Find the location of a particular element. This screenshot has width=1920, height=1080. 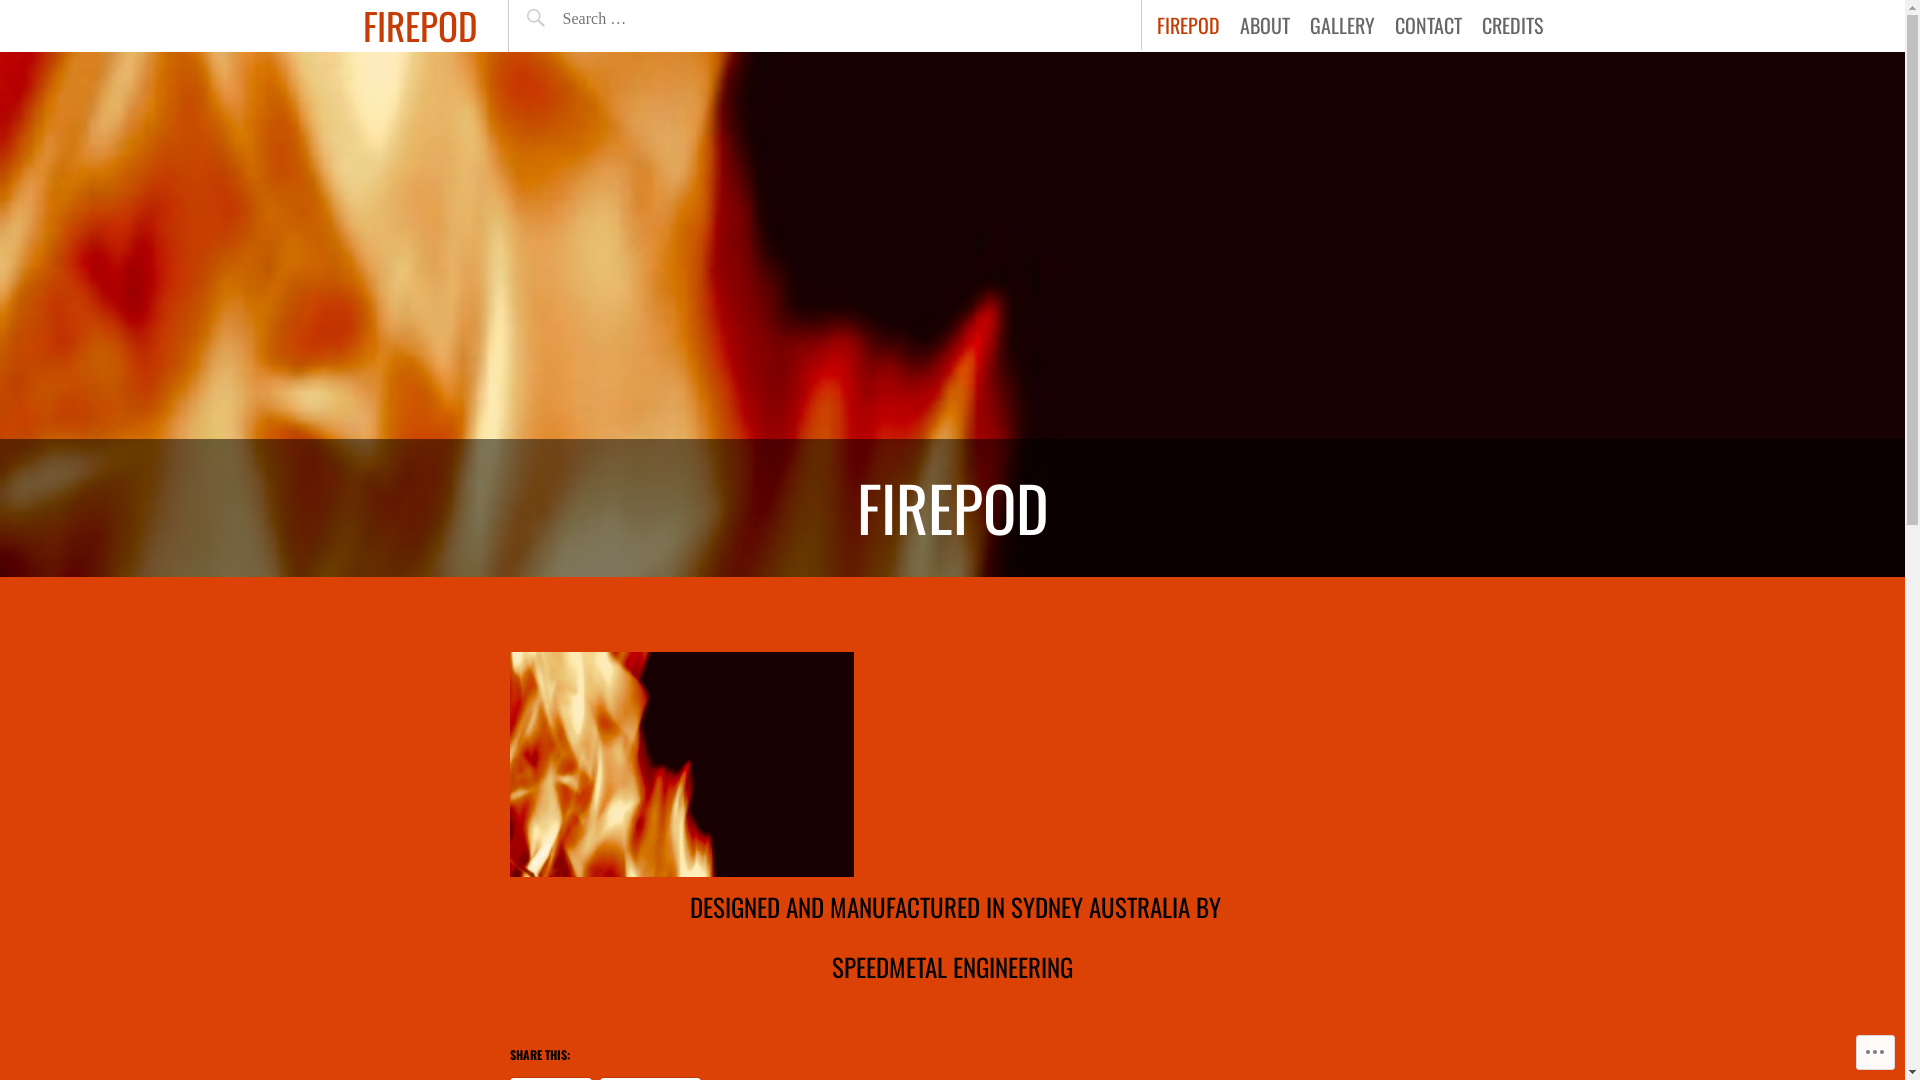

'Search' is located at coordinates (714, 22).